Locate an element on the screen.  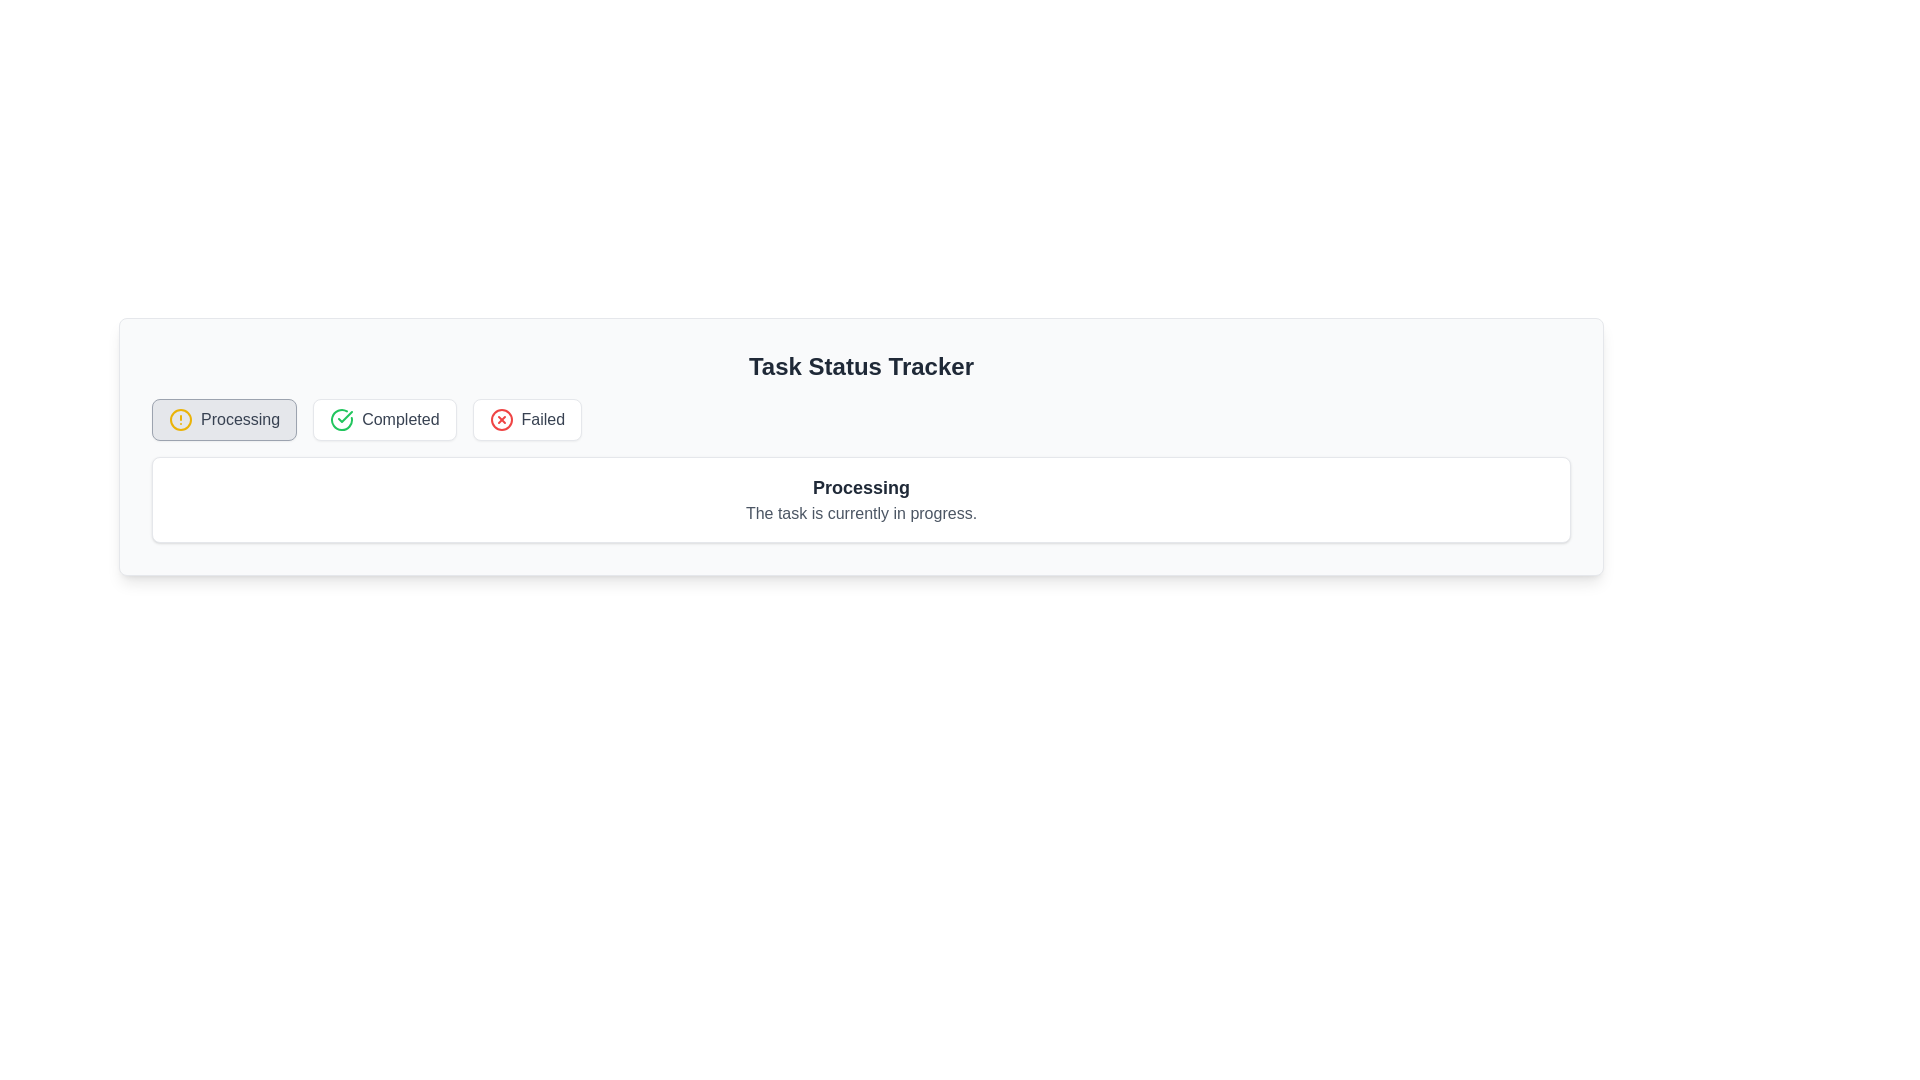
the circular icon with a yellow outline and warning symbol inside, located within the 'Processing' button on the leftmost side of the status indicator bar is located at coordinates (181, 419).